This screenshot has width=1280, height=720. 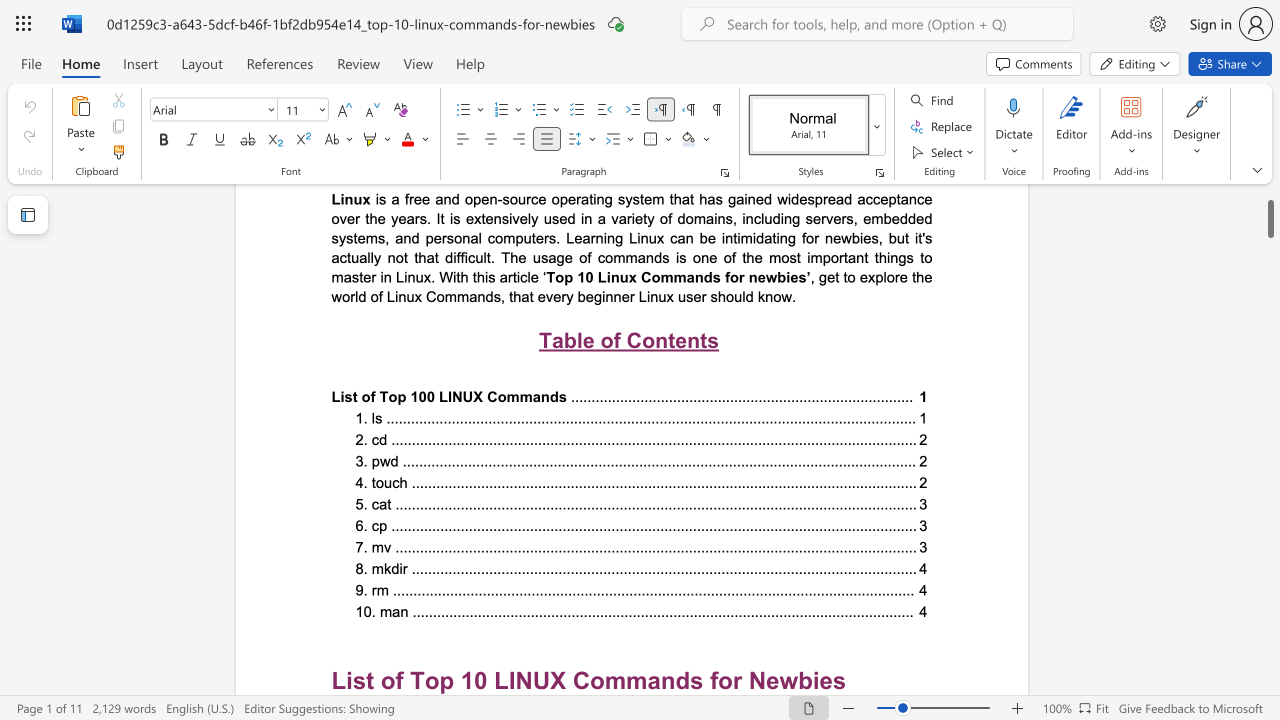 What do you see at coordinates (331, 679) in the screenshot?
I see `the subset text "List of Top 10 LIN" within the text "List of Top 10 LINUX Commands for Newbies"` at bounding box center [331, 679].